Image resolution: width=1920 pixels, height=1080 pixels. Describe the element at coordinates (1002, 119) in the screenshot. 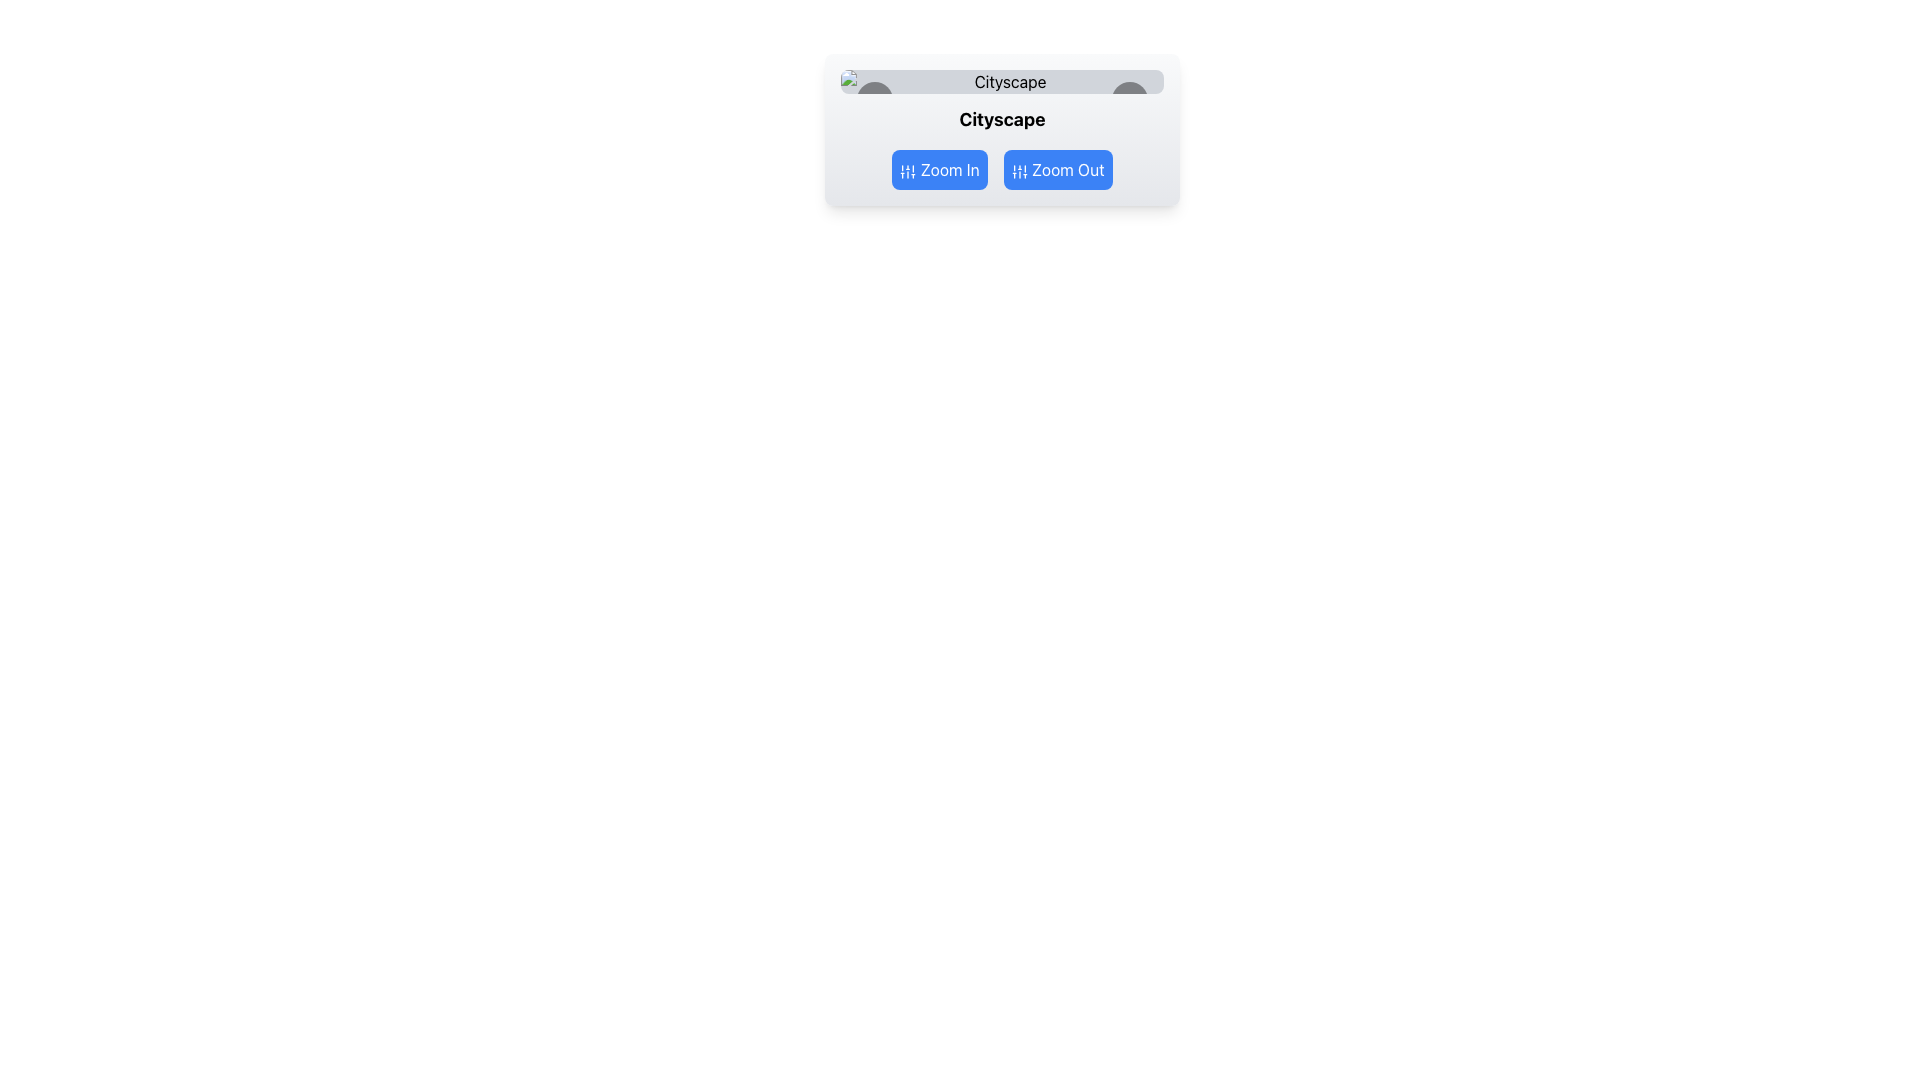

I see `the central text label indicating 'Cityscape', which is positioned between the 'Zoom In' and 'Zoom Out' buttons` at that location.